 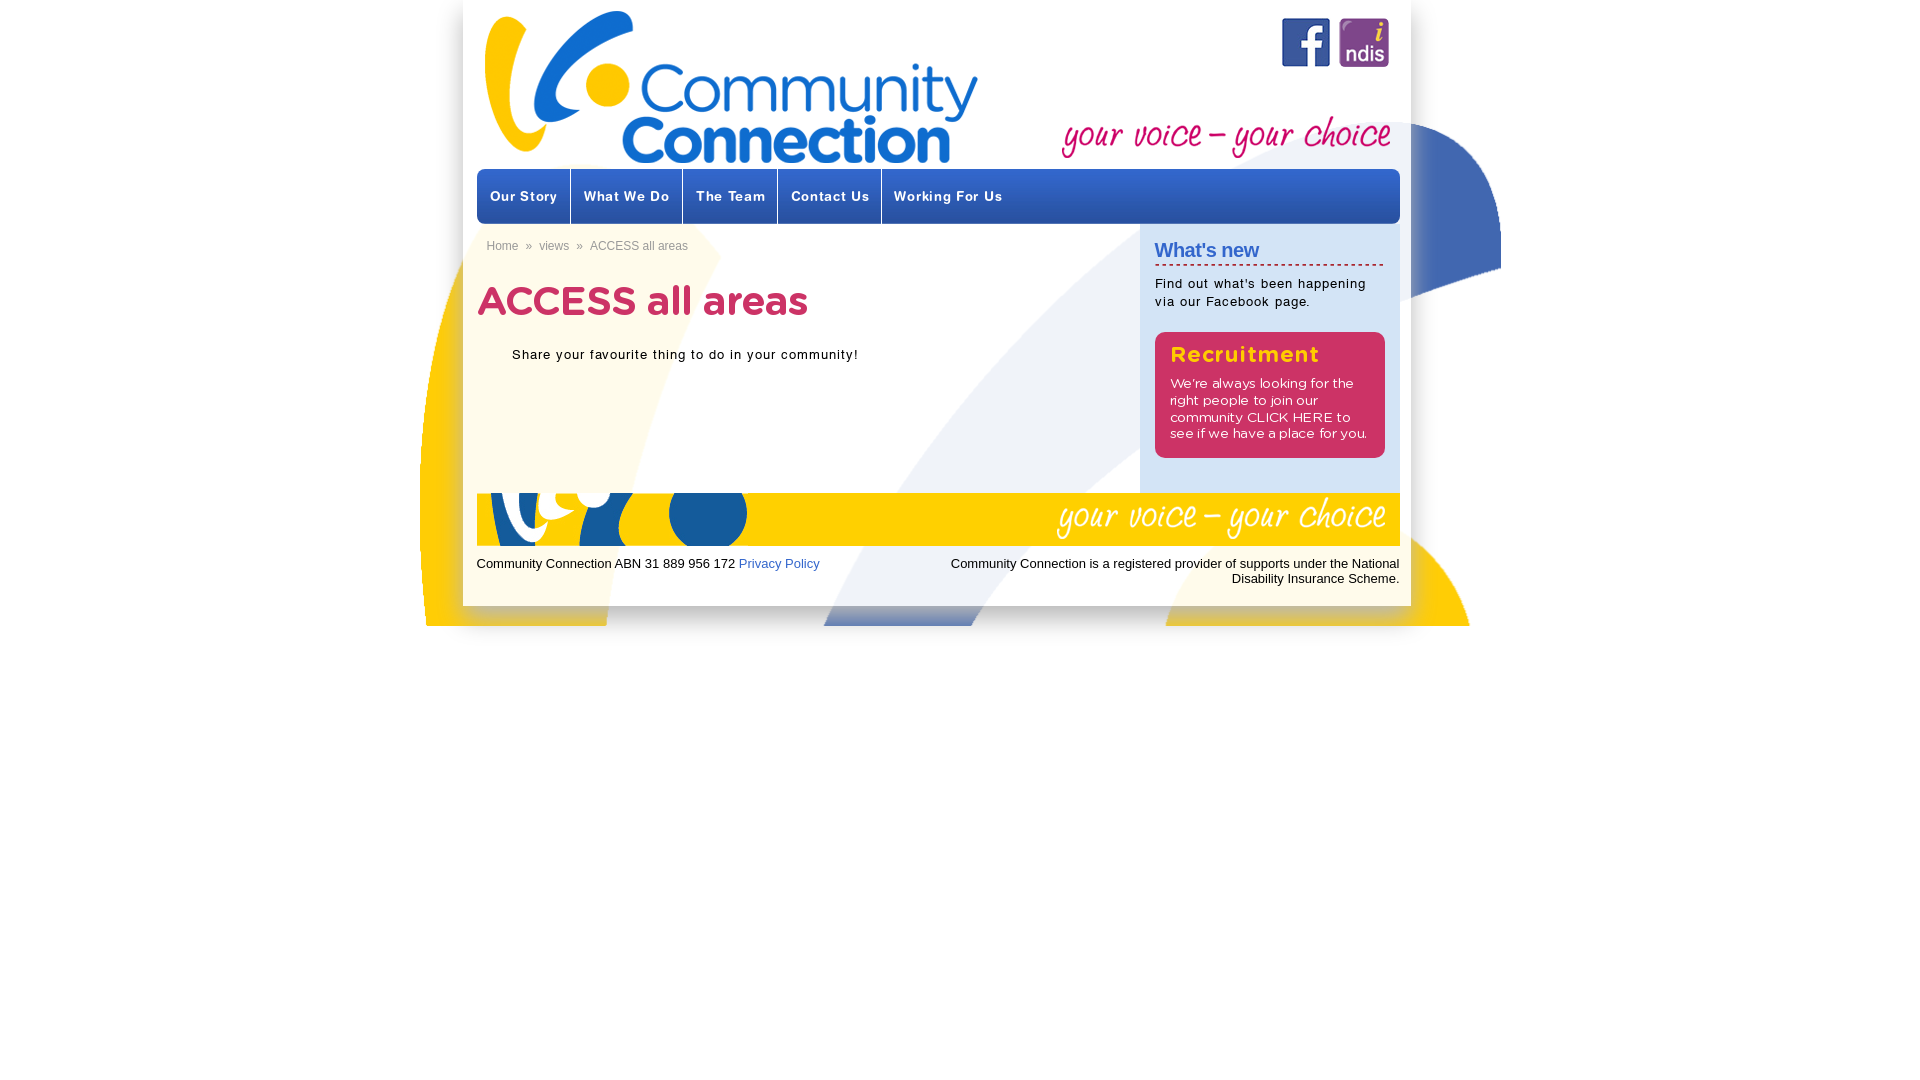 I want to click on 'Working For Us', so click(x=946, y=192).